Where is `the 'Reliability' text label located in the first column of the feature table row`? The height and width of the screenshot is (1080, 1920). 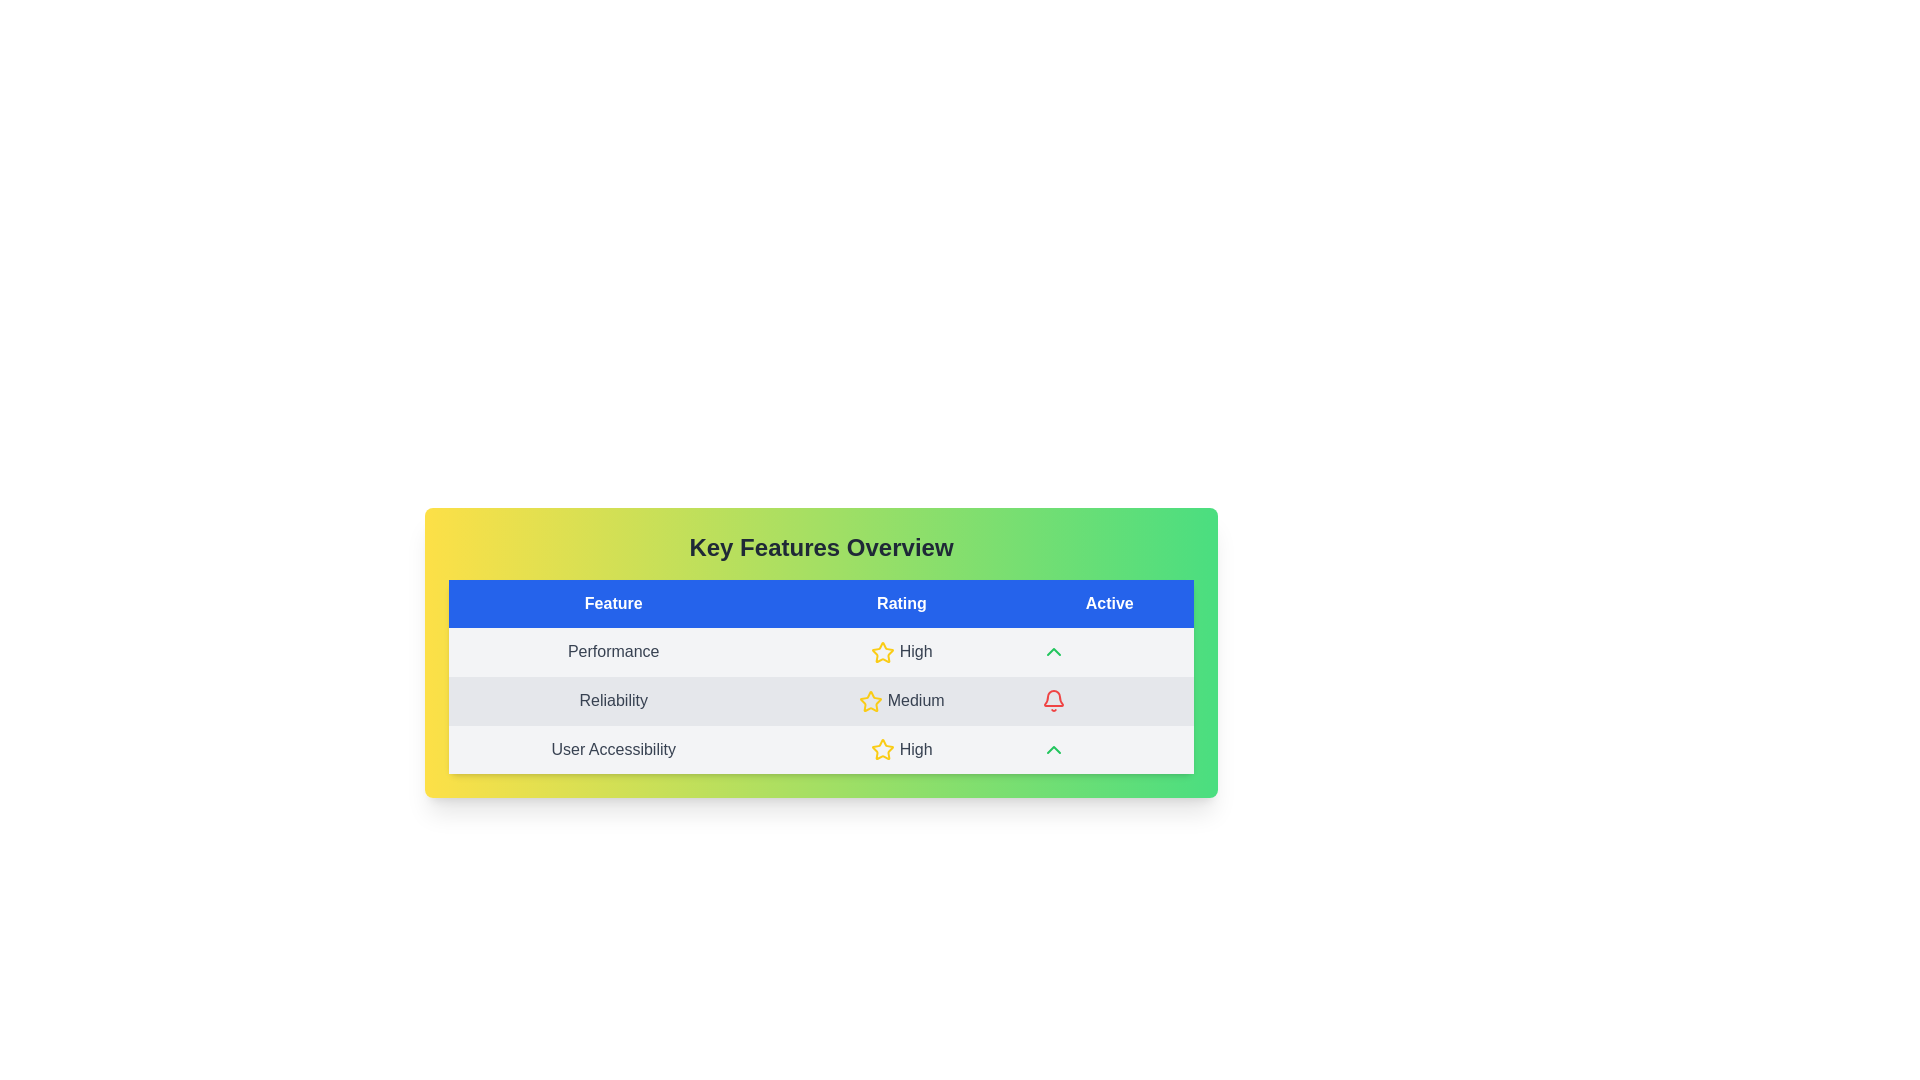 the 'Reliability' text label located in the first column of the feature table row is located at coordinates (612, 700).